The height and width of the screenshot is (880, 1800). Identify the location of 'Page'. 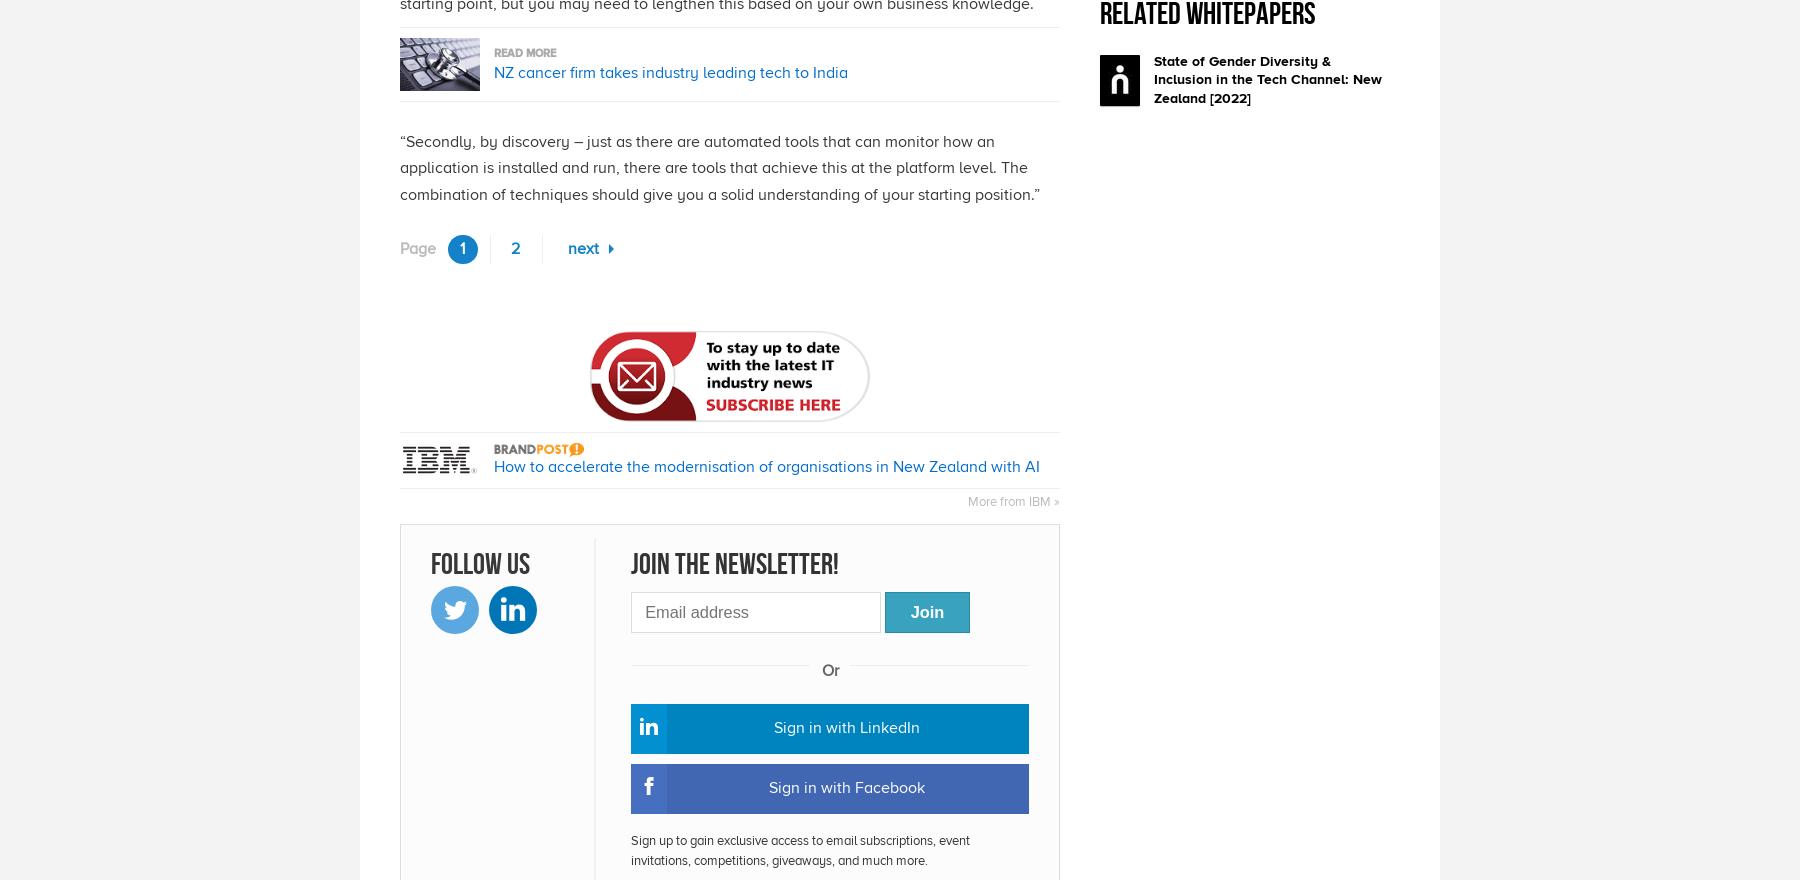
(417, 246).